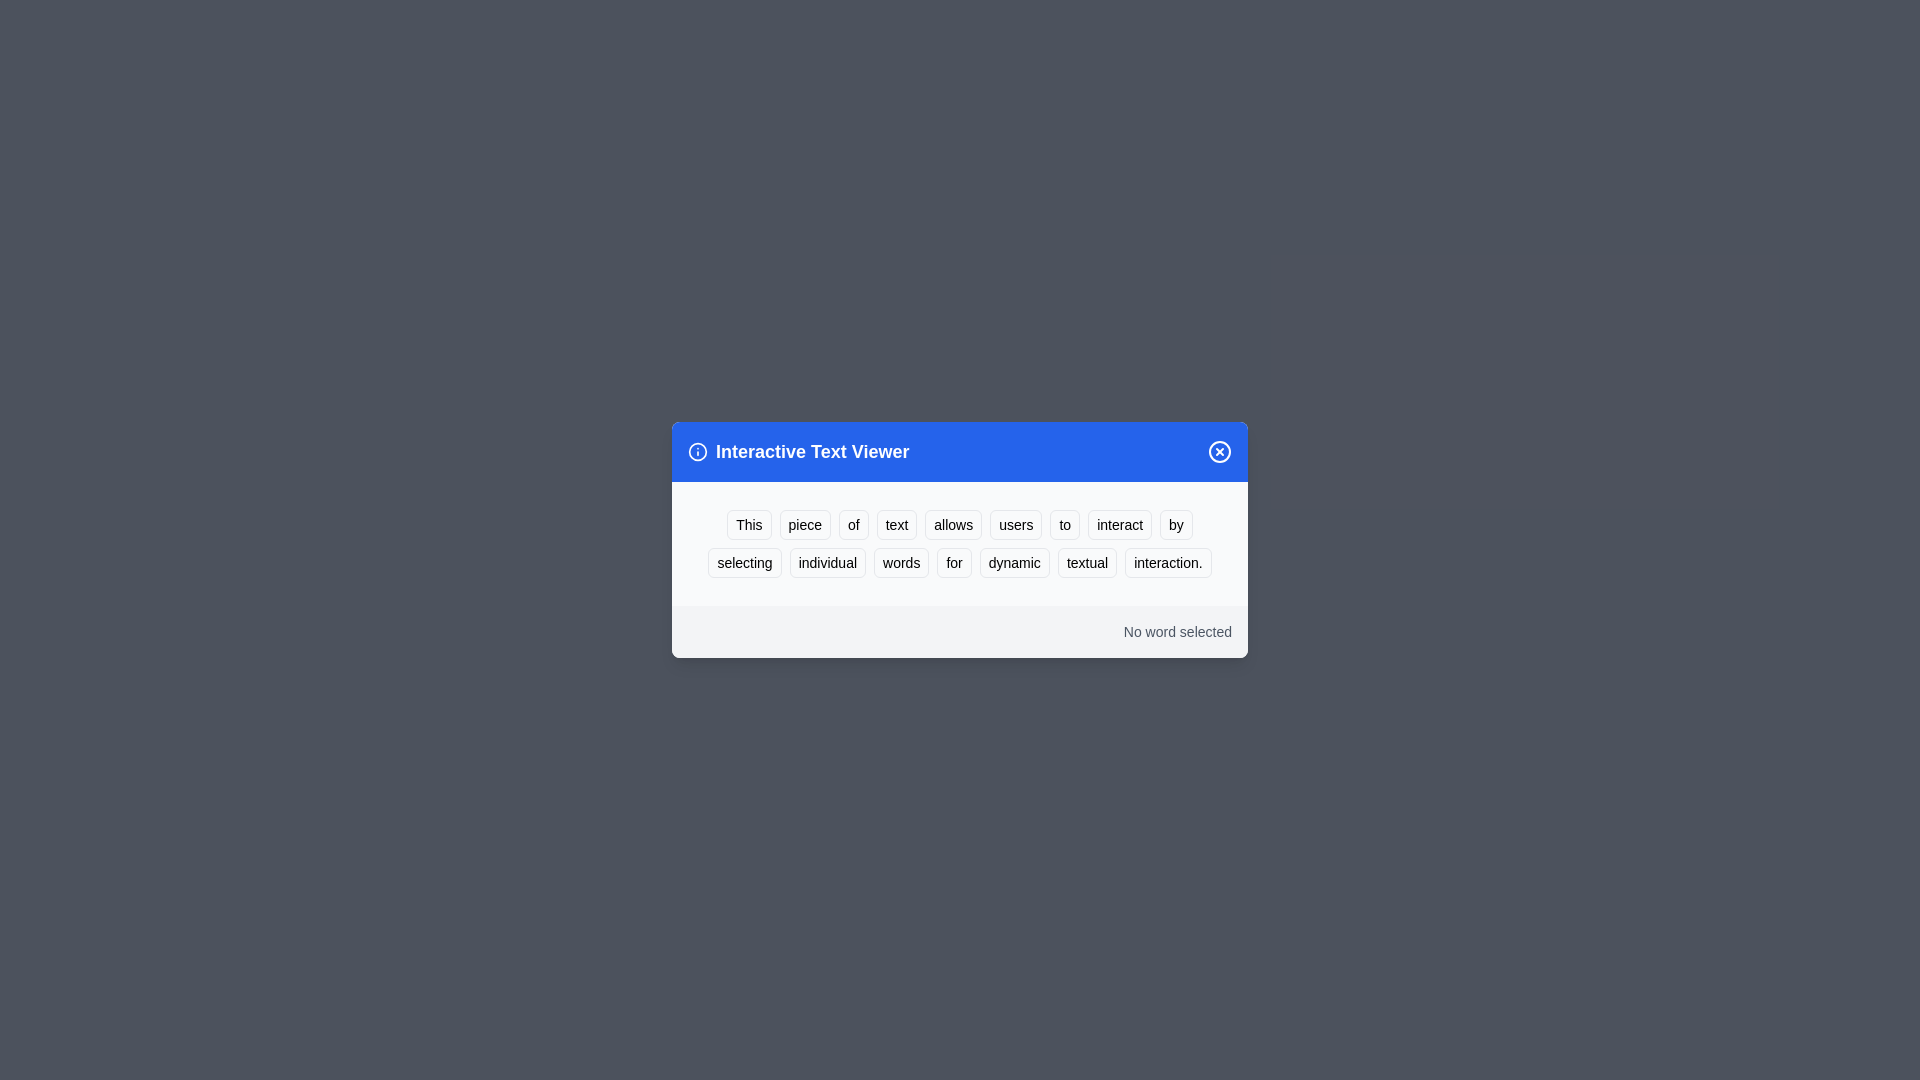 Image resolution: width=1920 pixels, height=1080 pixels. What do you see at coordinates (1014, 563) in the screenshot?
I see `the word 'dynamic' to highlight it` at bounding box center [1014, 563].